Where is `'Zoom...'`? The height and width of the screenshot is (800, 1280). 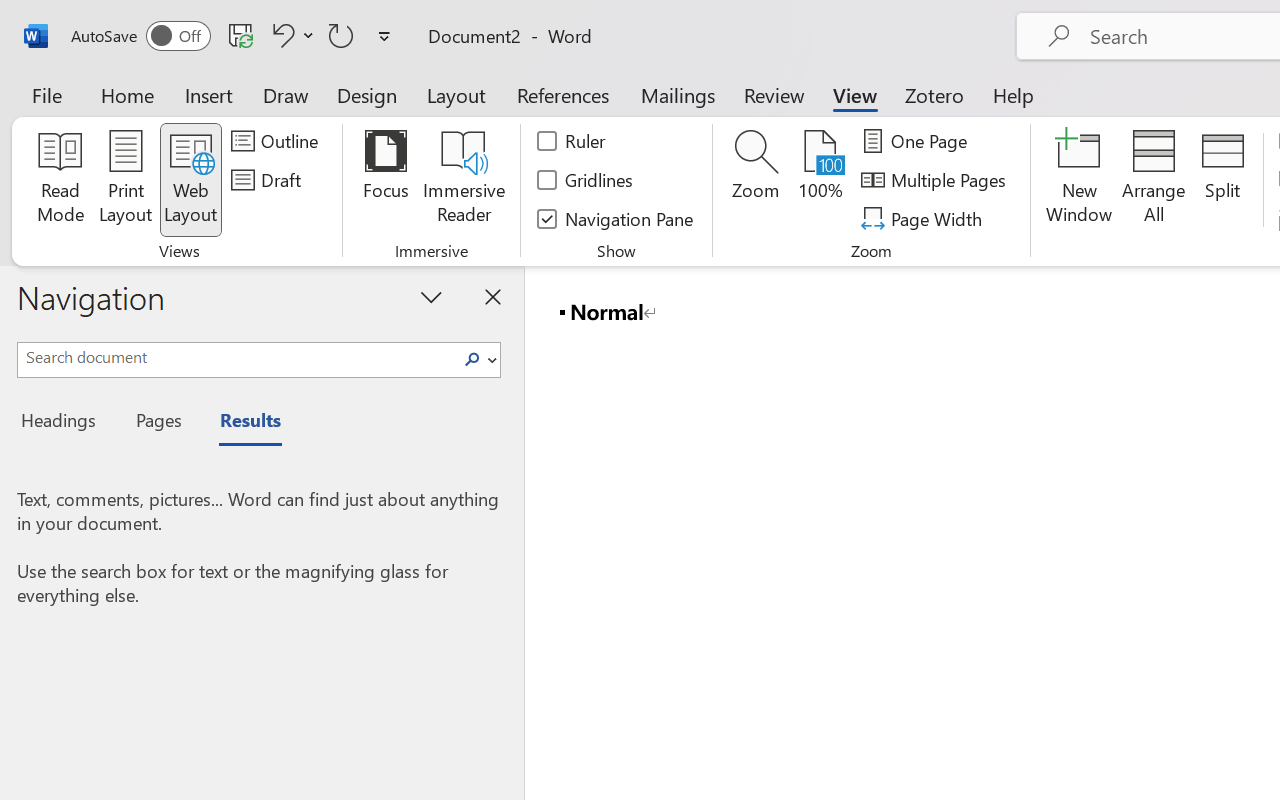
'Zoom...' is located at coordinates (754, 179).